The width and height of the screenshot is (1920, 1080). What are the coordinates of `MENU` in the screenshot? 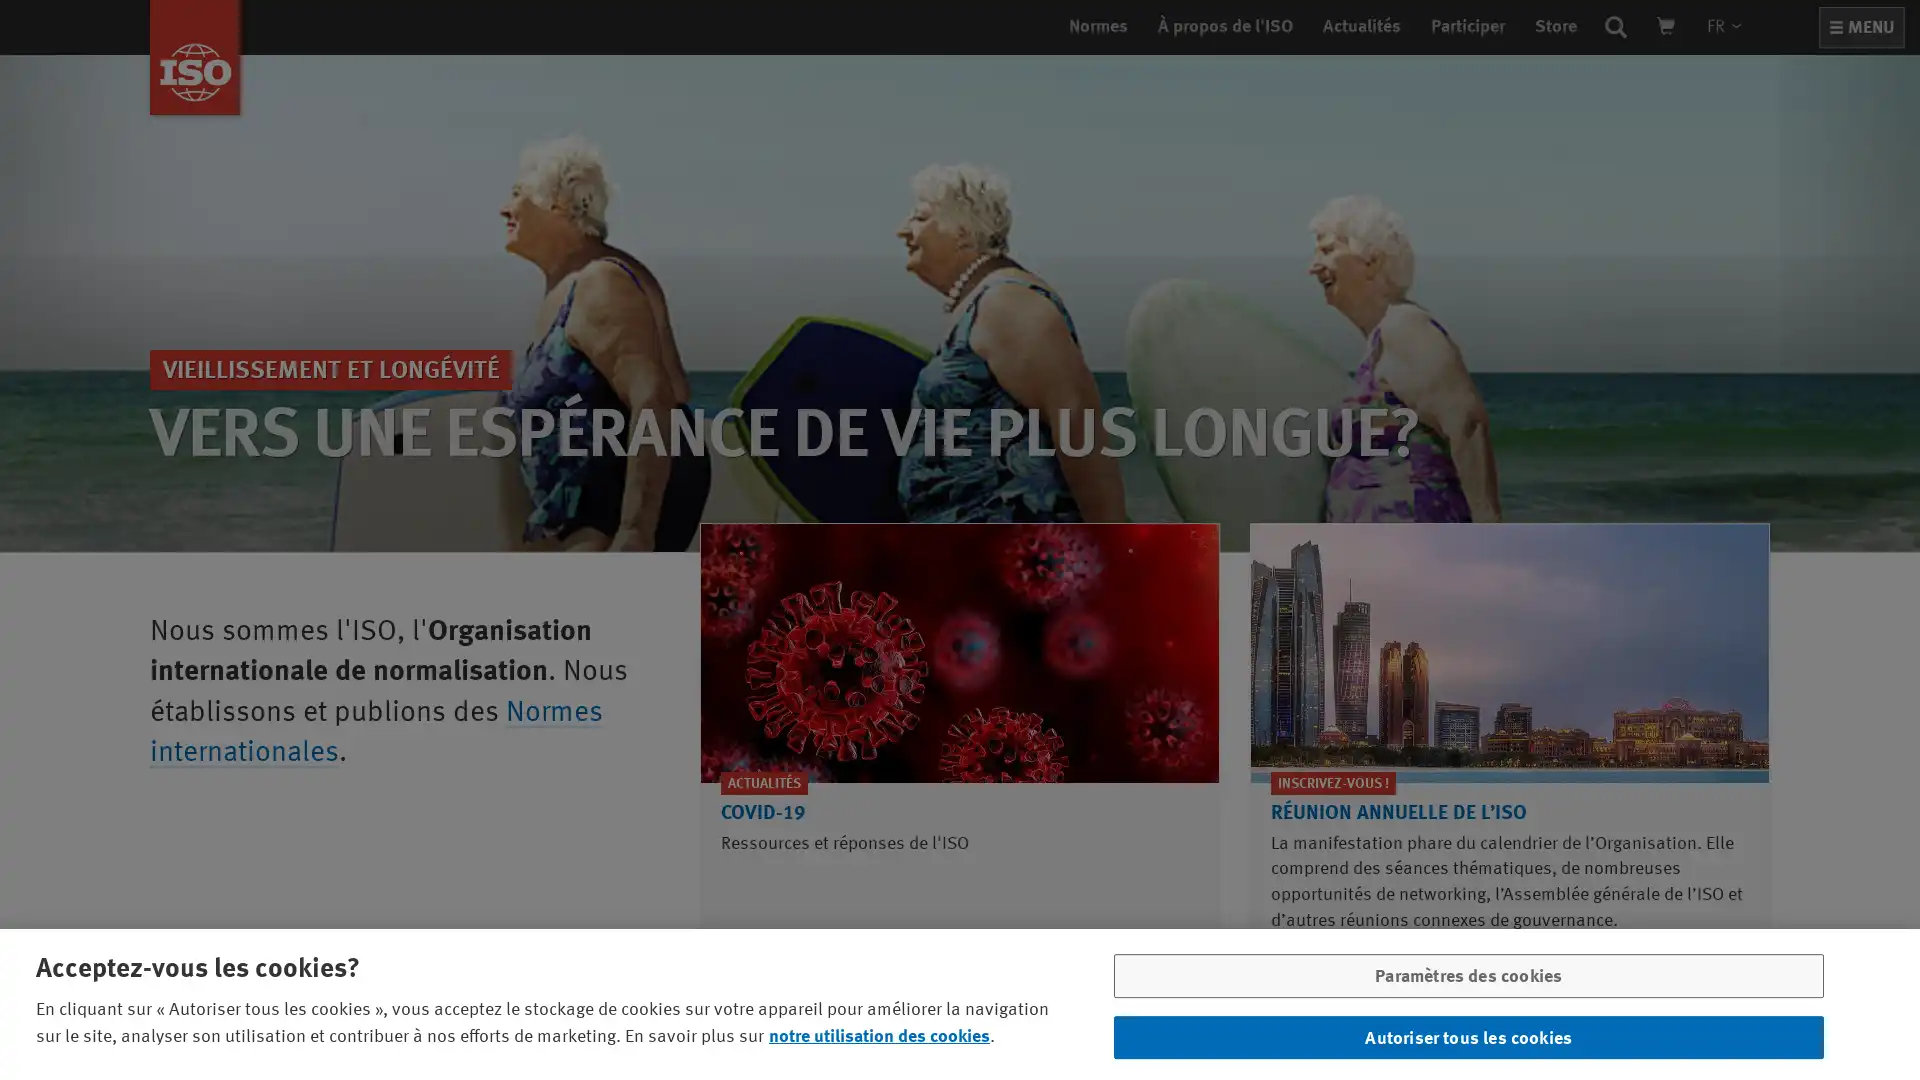 It's located at (1861, 27).